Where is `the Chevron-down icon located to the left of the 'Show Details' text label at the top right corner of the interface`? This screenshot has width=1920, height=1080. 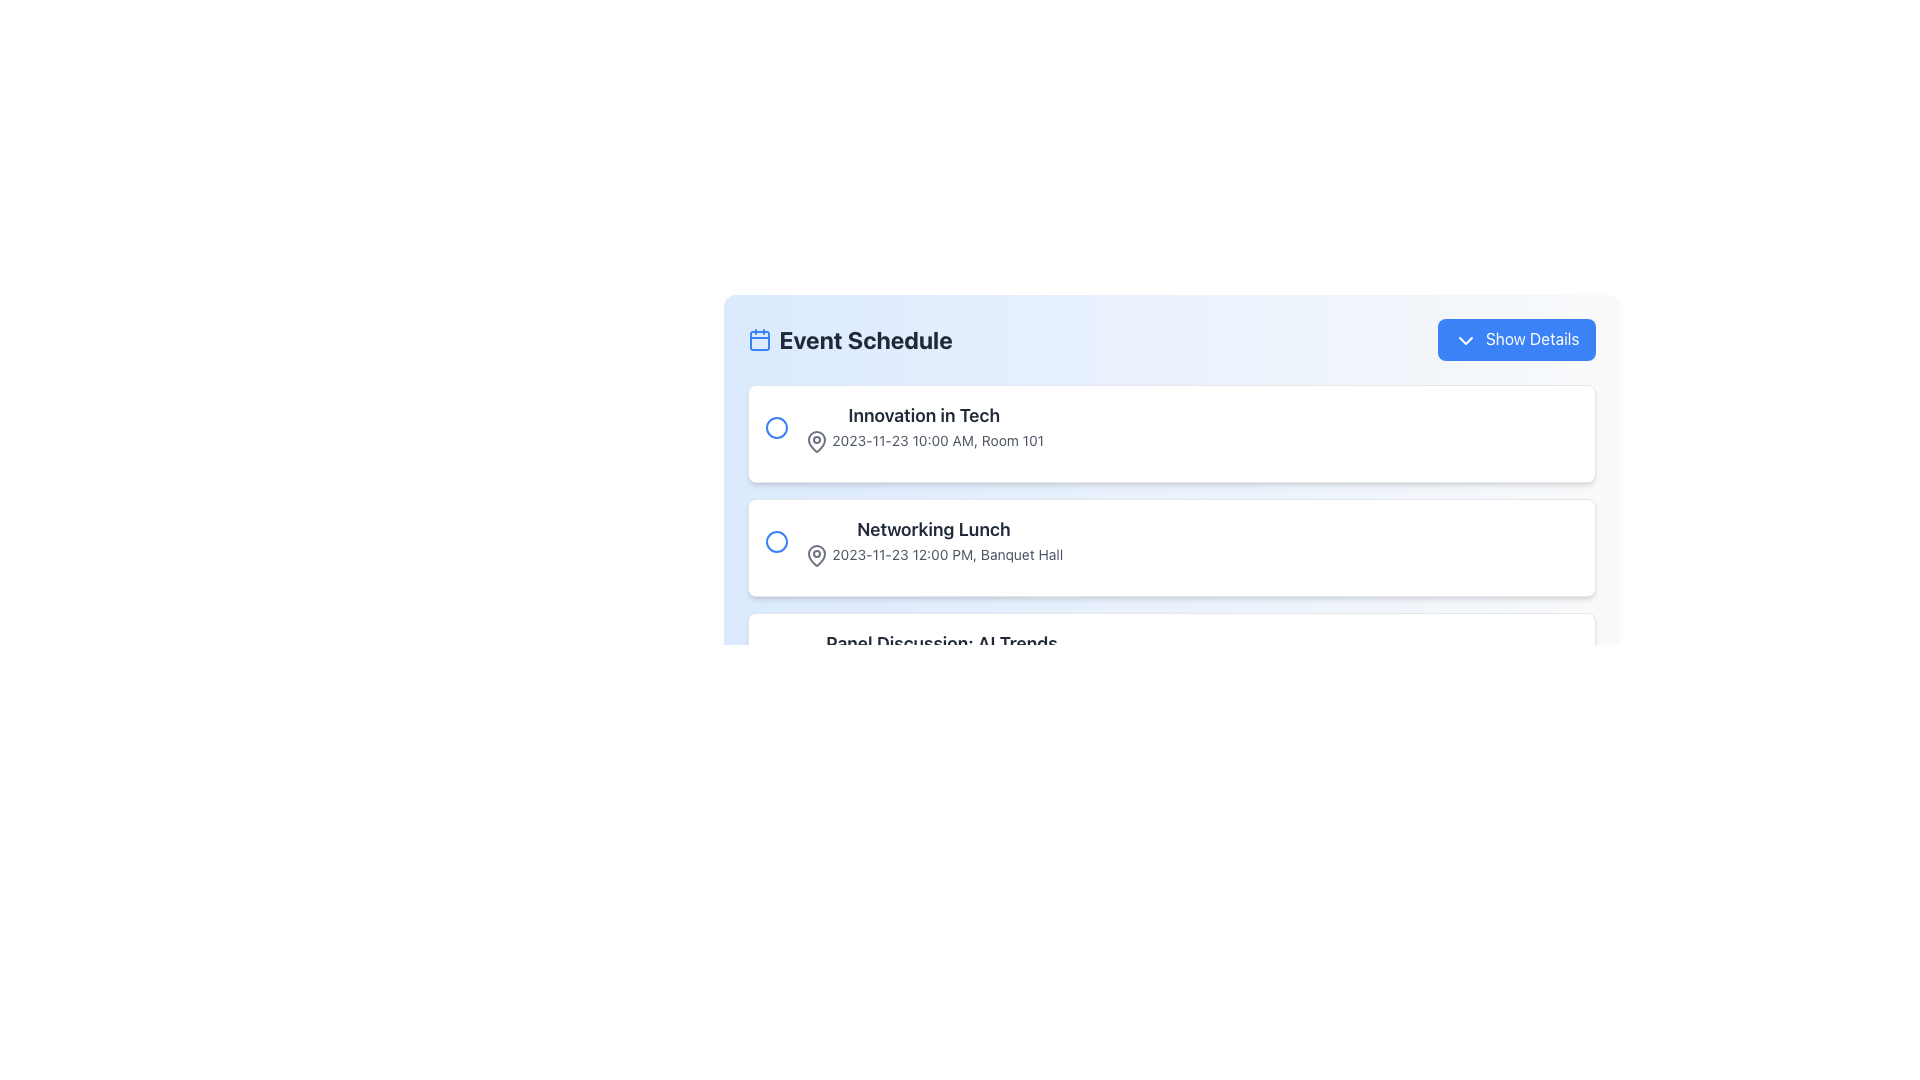
the Chevron-down icon located to the left of the 'Show Details' text label at the top right corner of the interface is located at coordinates (1465, 339).